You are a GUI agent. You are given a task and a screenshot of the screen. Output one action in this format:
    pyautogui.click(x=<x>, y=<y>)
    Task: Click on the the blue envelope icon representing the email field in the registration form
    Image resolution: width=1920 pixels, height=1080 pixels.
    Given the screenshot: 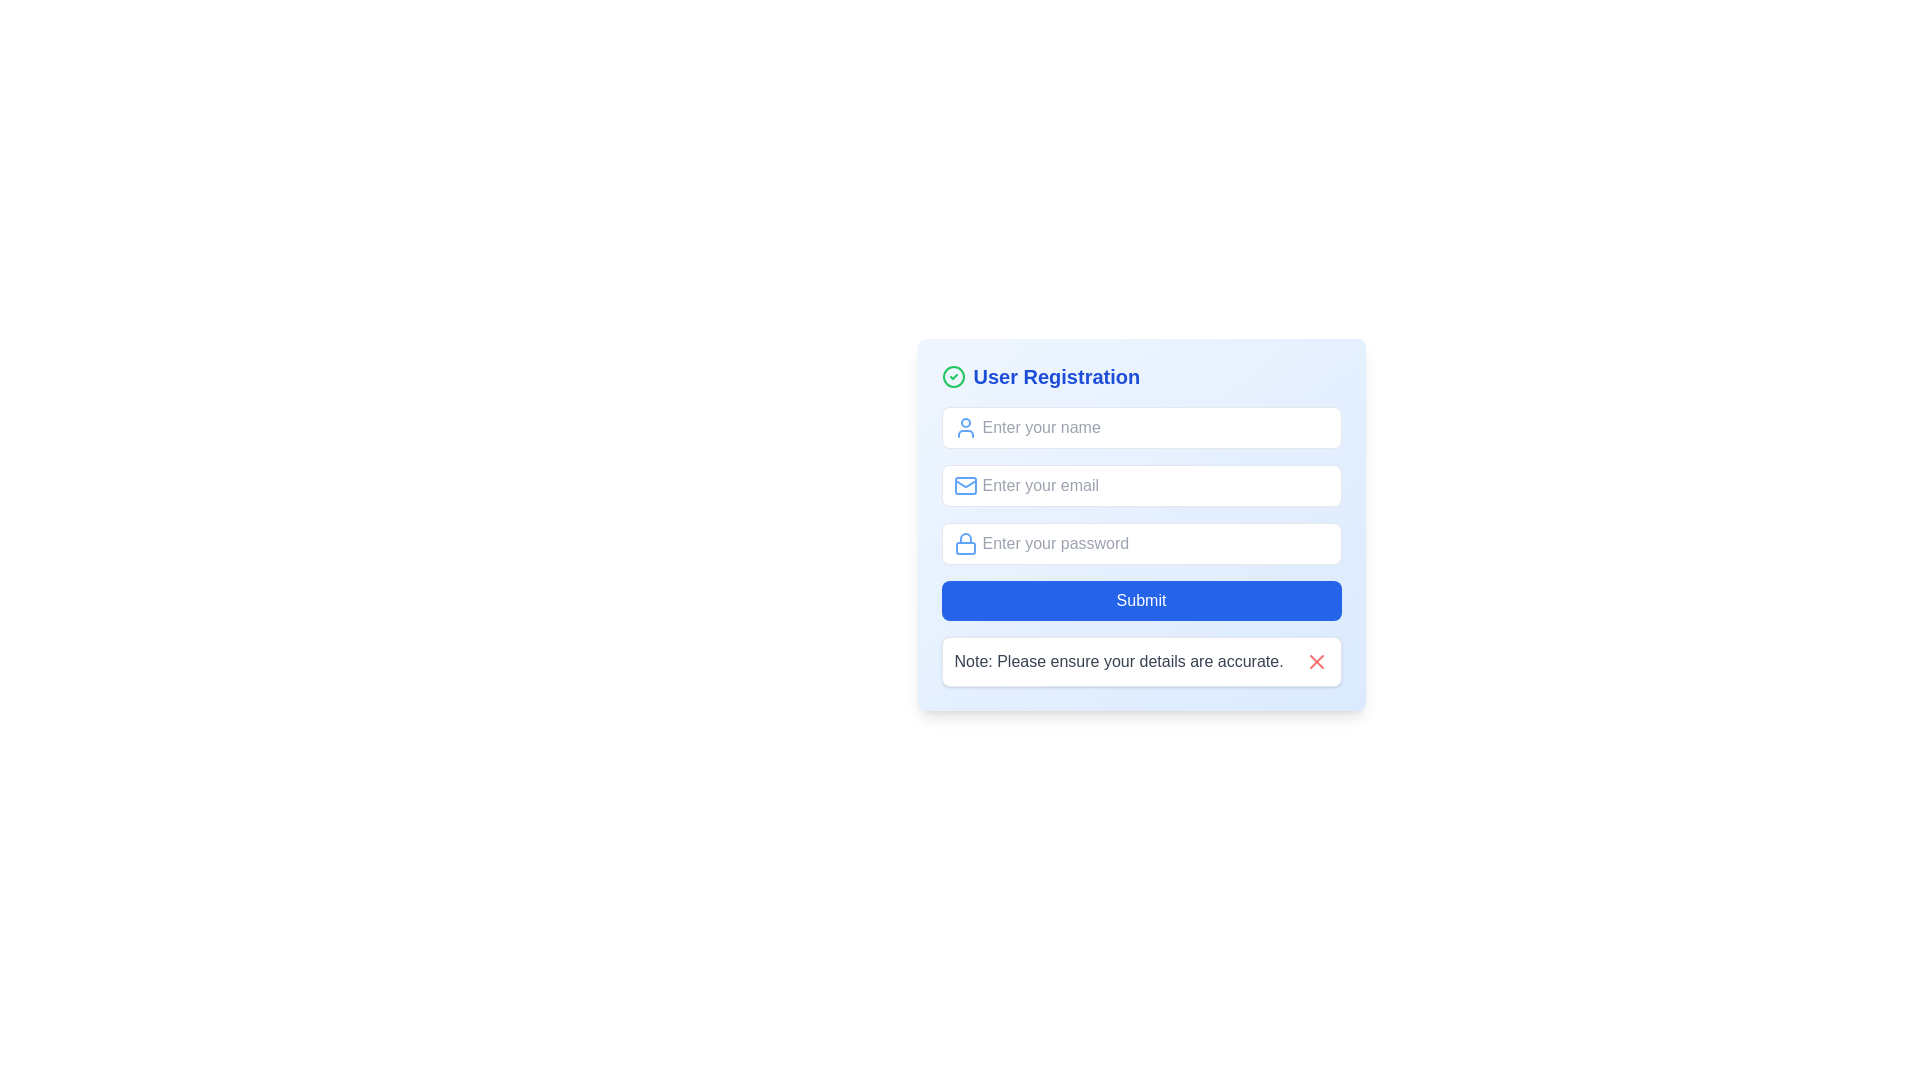 What is the action you would take?
    pyautogui.click(x=965, y=486)
    